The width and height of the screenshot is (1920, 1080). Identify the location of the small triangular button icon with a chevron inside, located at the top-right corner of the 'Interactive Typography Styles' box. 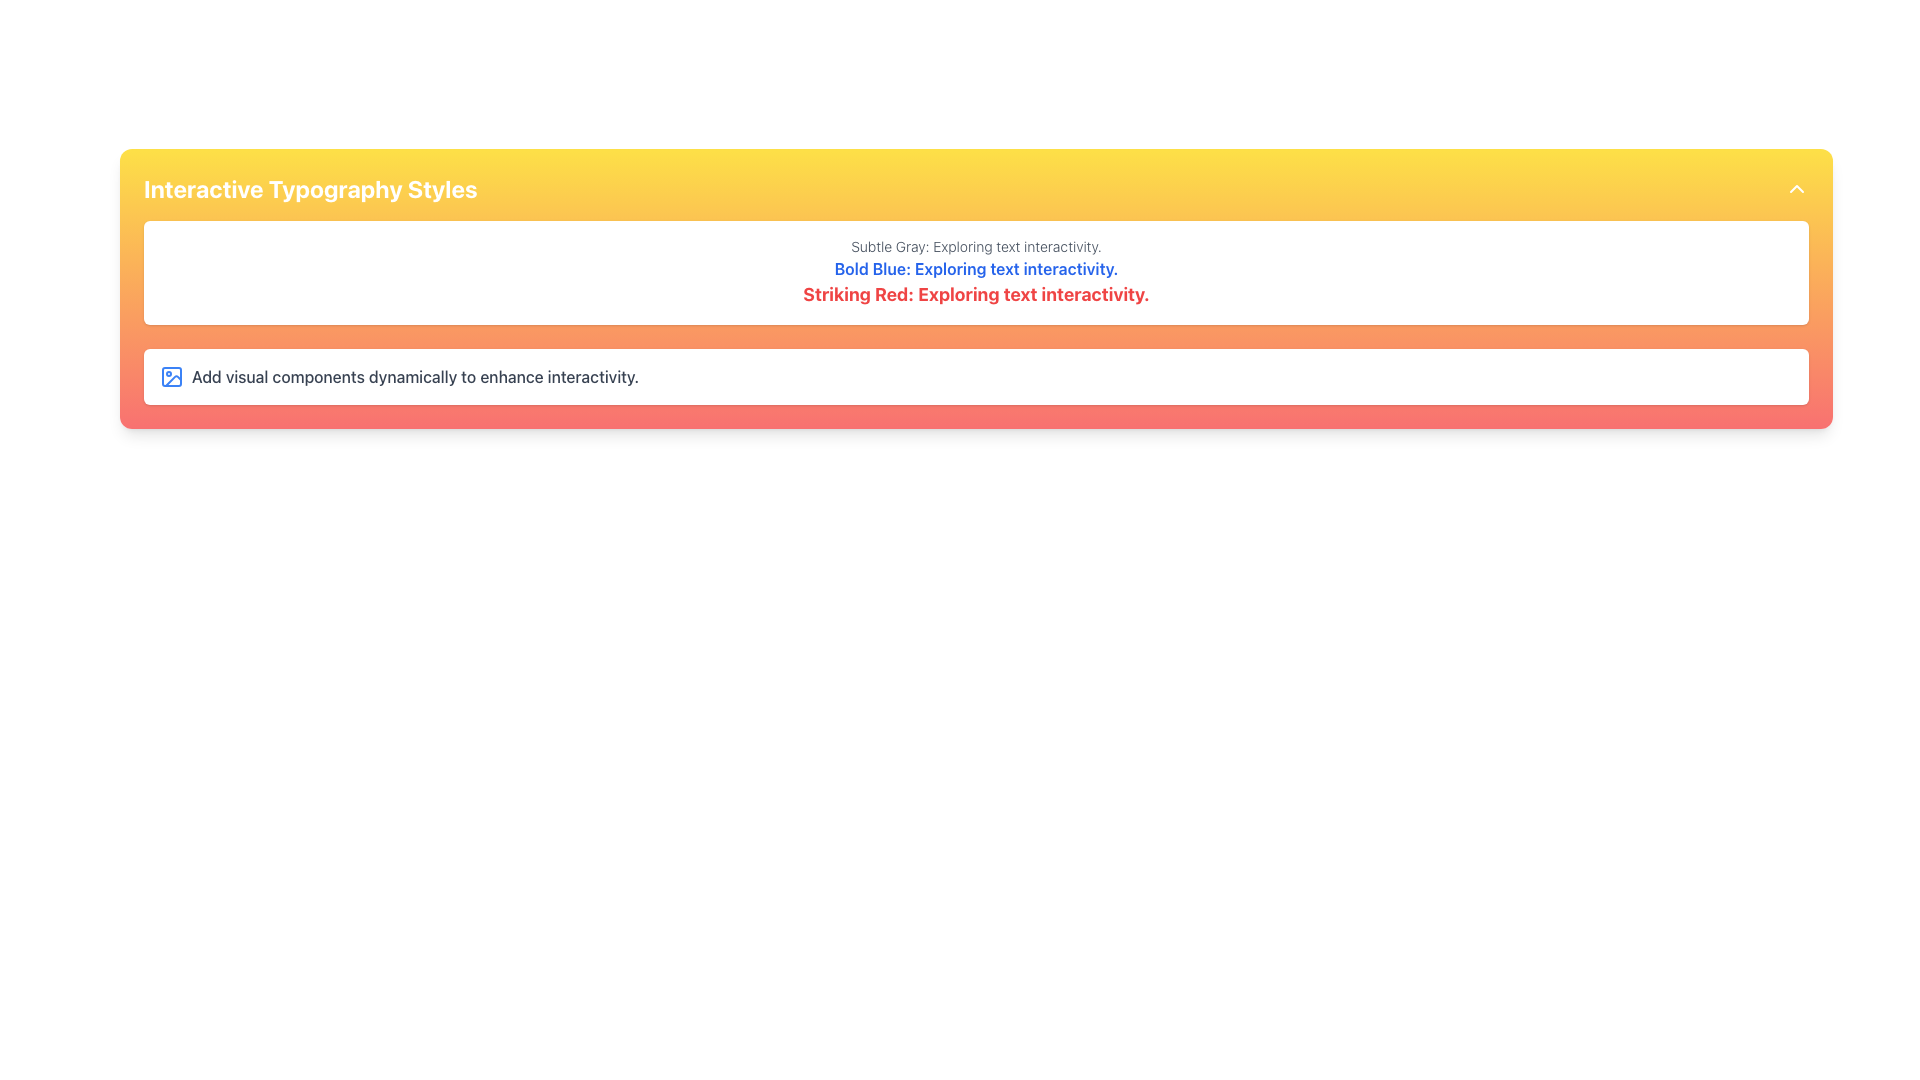
(1796, 189).